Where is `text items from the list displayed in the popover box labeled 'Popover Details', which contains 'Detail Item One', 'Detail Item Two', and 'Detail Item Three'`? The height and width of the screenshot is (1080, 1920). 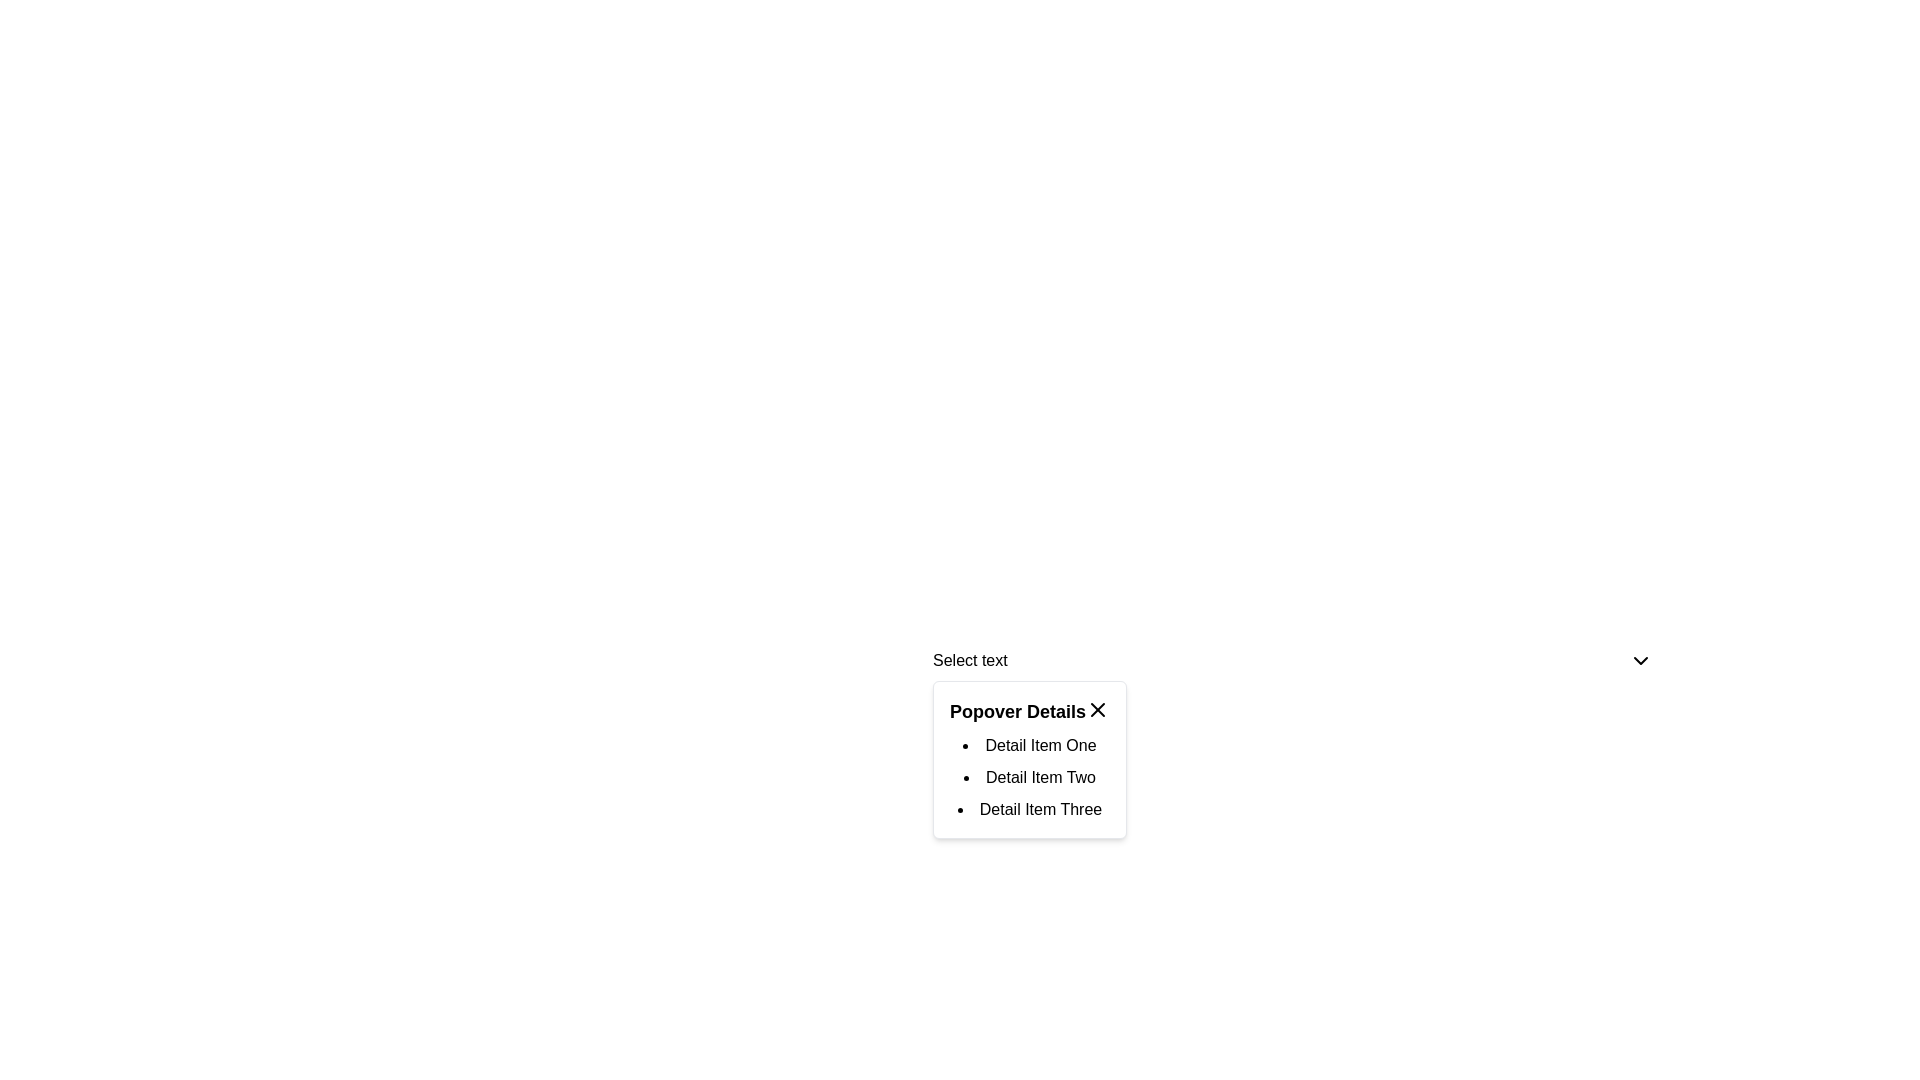 text items from the list displayed in the popover box labeled 'Popover Details', which contains 'Detail Item One', 'Detail Item Two', and 'Detail Item Three' is located at coordinates (1030, 777).